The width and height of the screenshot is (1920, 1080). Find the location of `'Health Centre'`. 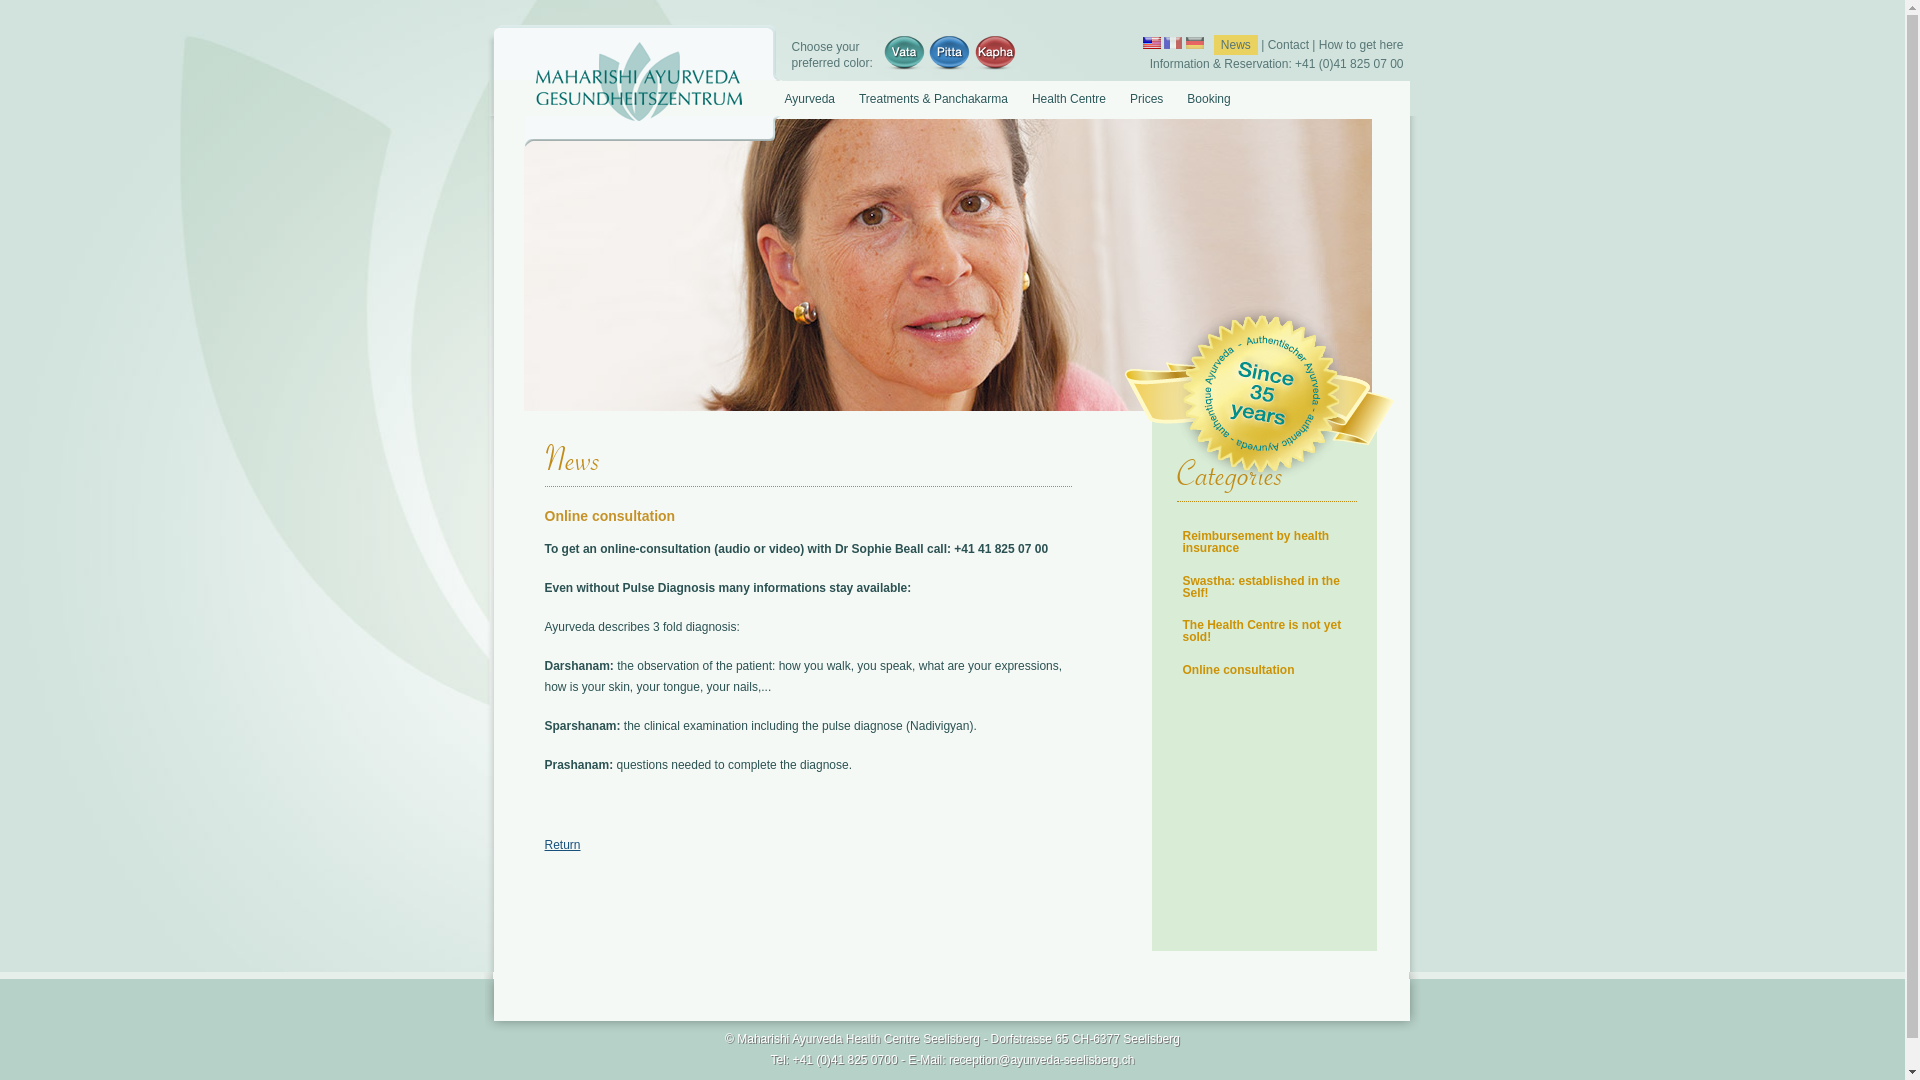

'Health Centre' is located at coordinates (1067, 98).